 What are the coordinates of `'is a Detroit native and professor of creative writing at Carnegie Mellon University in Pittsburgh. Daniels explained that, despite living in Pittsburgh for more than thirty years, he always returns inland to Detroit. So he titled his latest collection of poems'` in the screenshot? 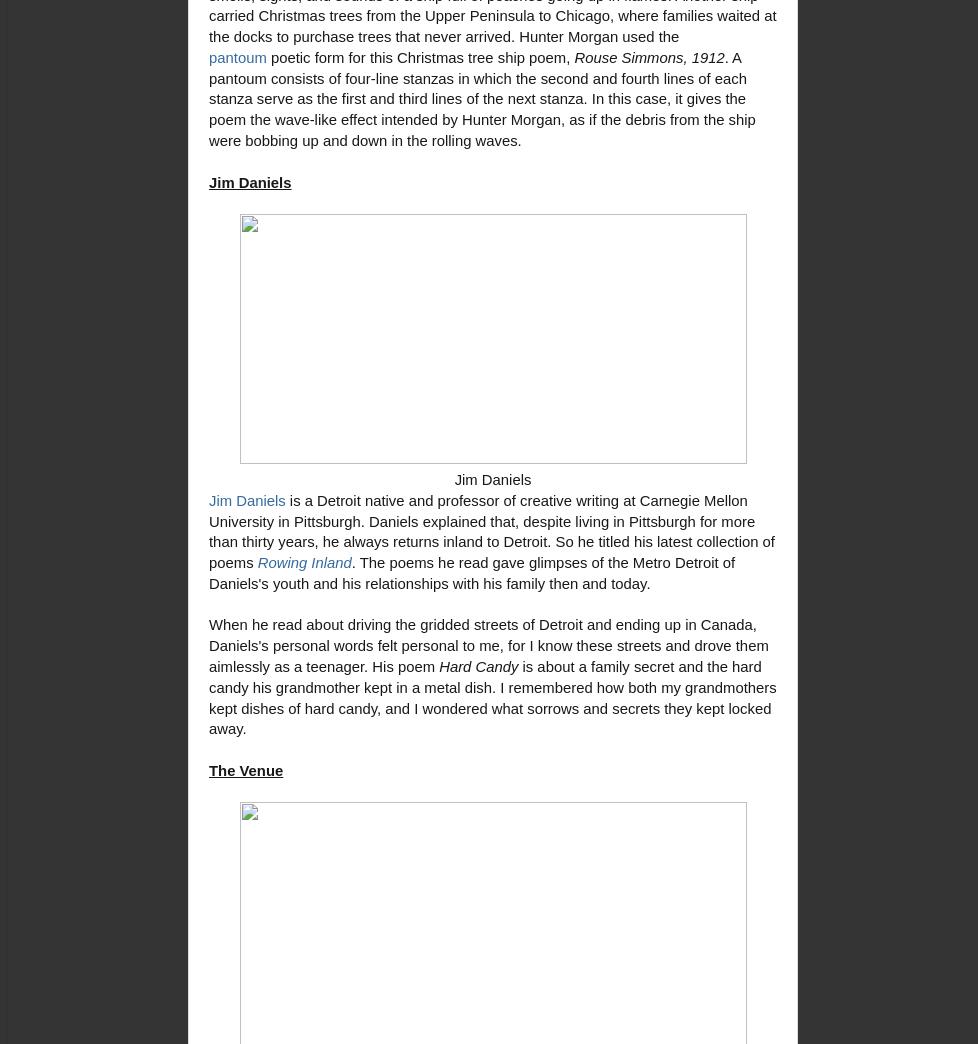 It's located at (492, 530).